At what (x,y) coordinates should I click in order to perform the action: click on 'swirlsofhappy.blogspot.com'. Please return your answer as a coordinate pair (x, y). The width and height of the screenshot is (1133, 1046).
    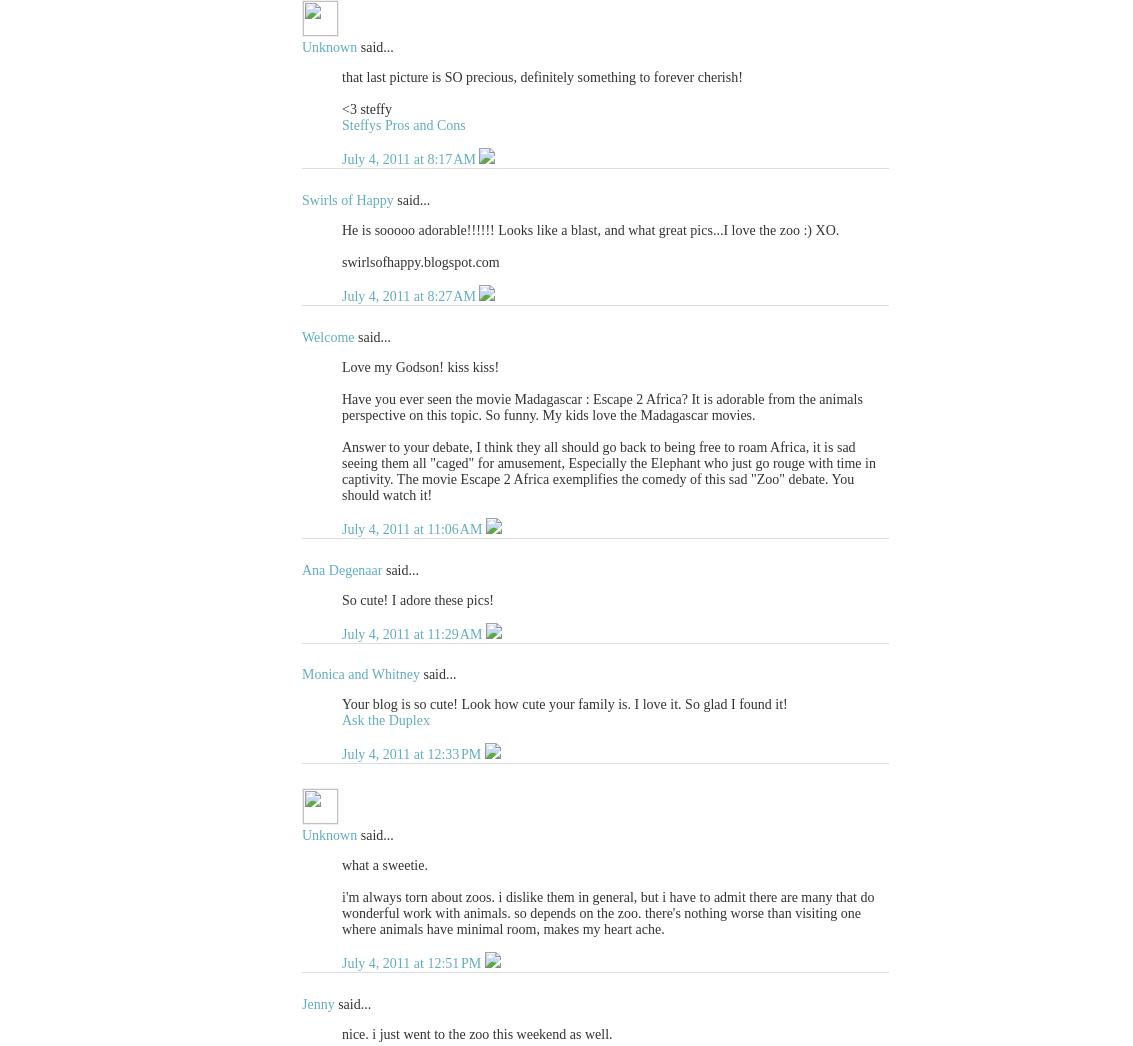
    Looking at the image, I should click on (420, 262).